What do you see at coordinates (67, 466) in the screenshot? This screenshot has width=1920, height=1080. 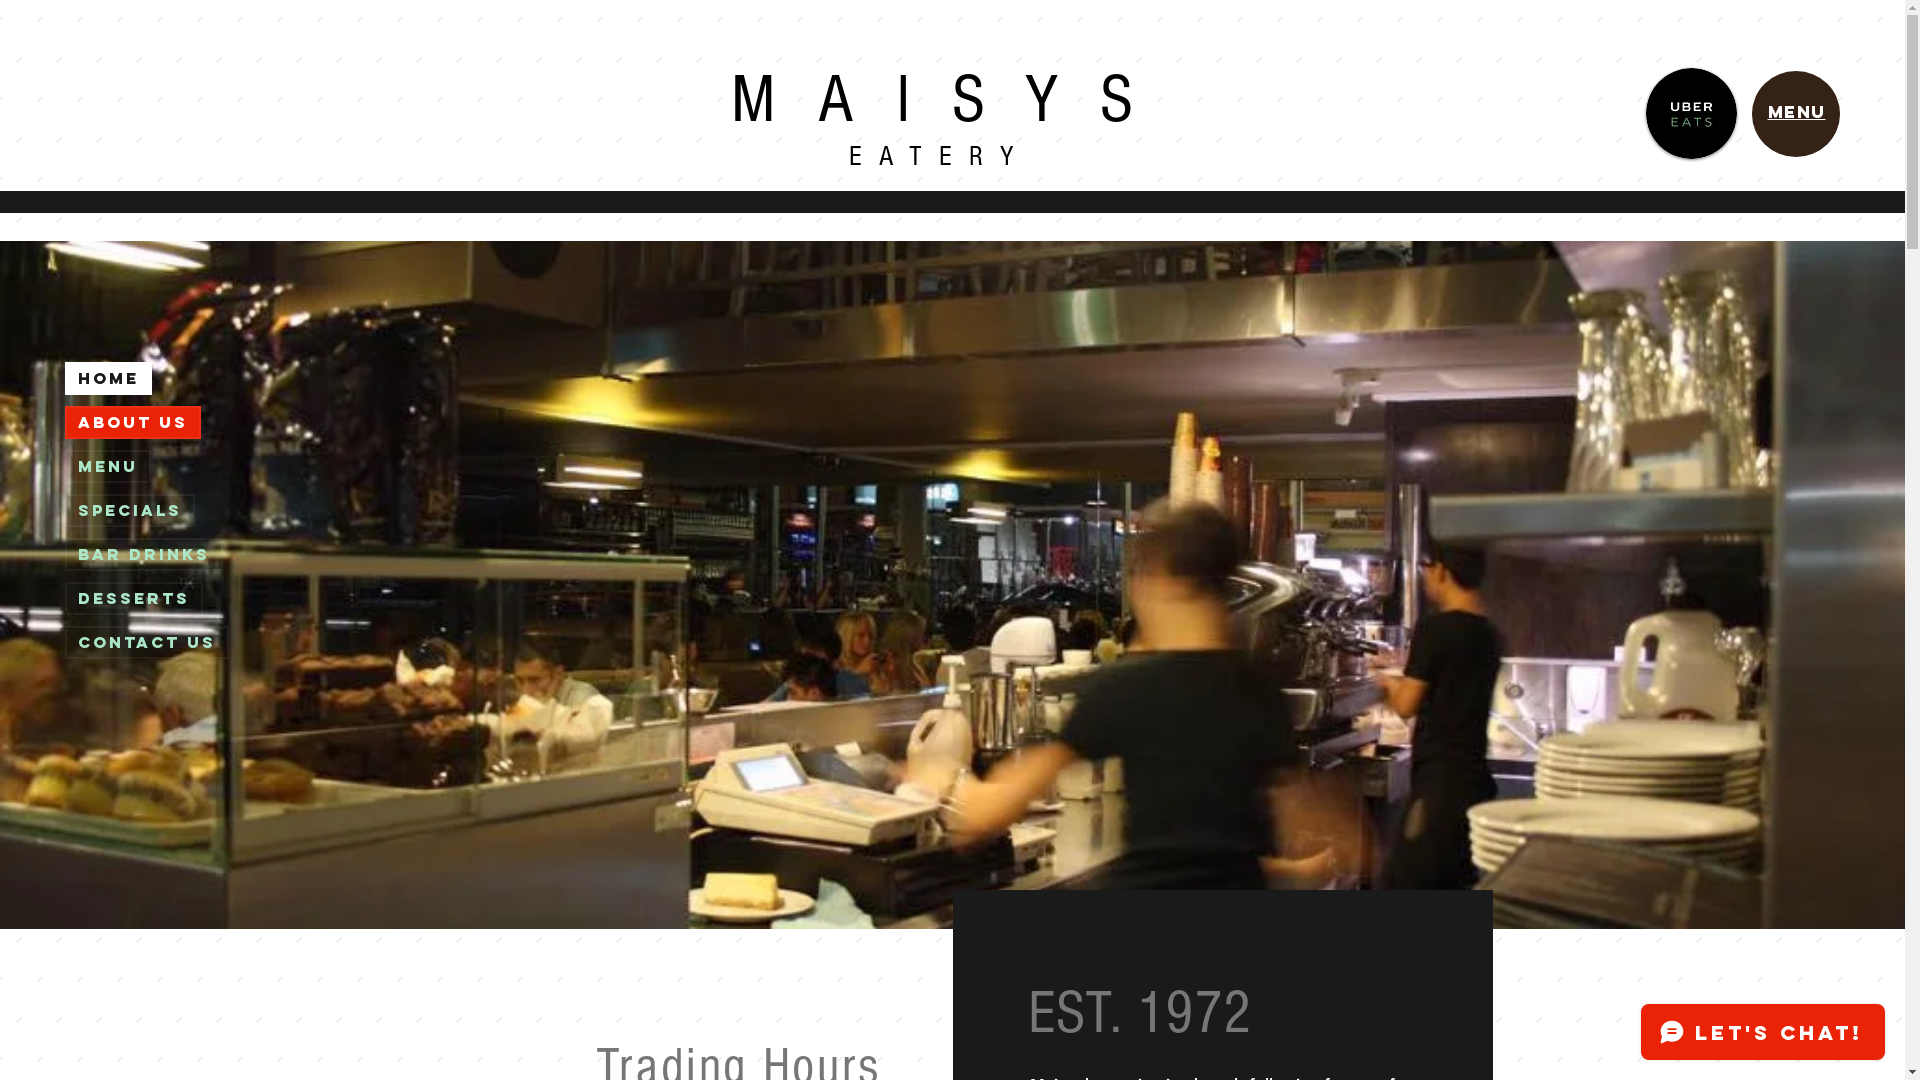 I see `'Menu'` at bounding box center [67, 466].